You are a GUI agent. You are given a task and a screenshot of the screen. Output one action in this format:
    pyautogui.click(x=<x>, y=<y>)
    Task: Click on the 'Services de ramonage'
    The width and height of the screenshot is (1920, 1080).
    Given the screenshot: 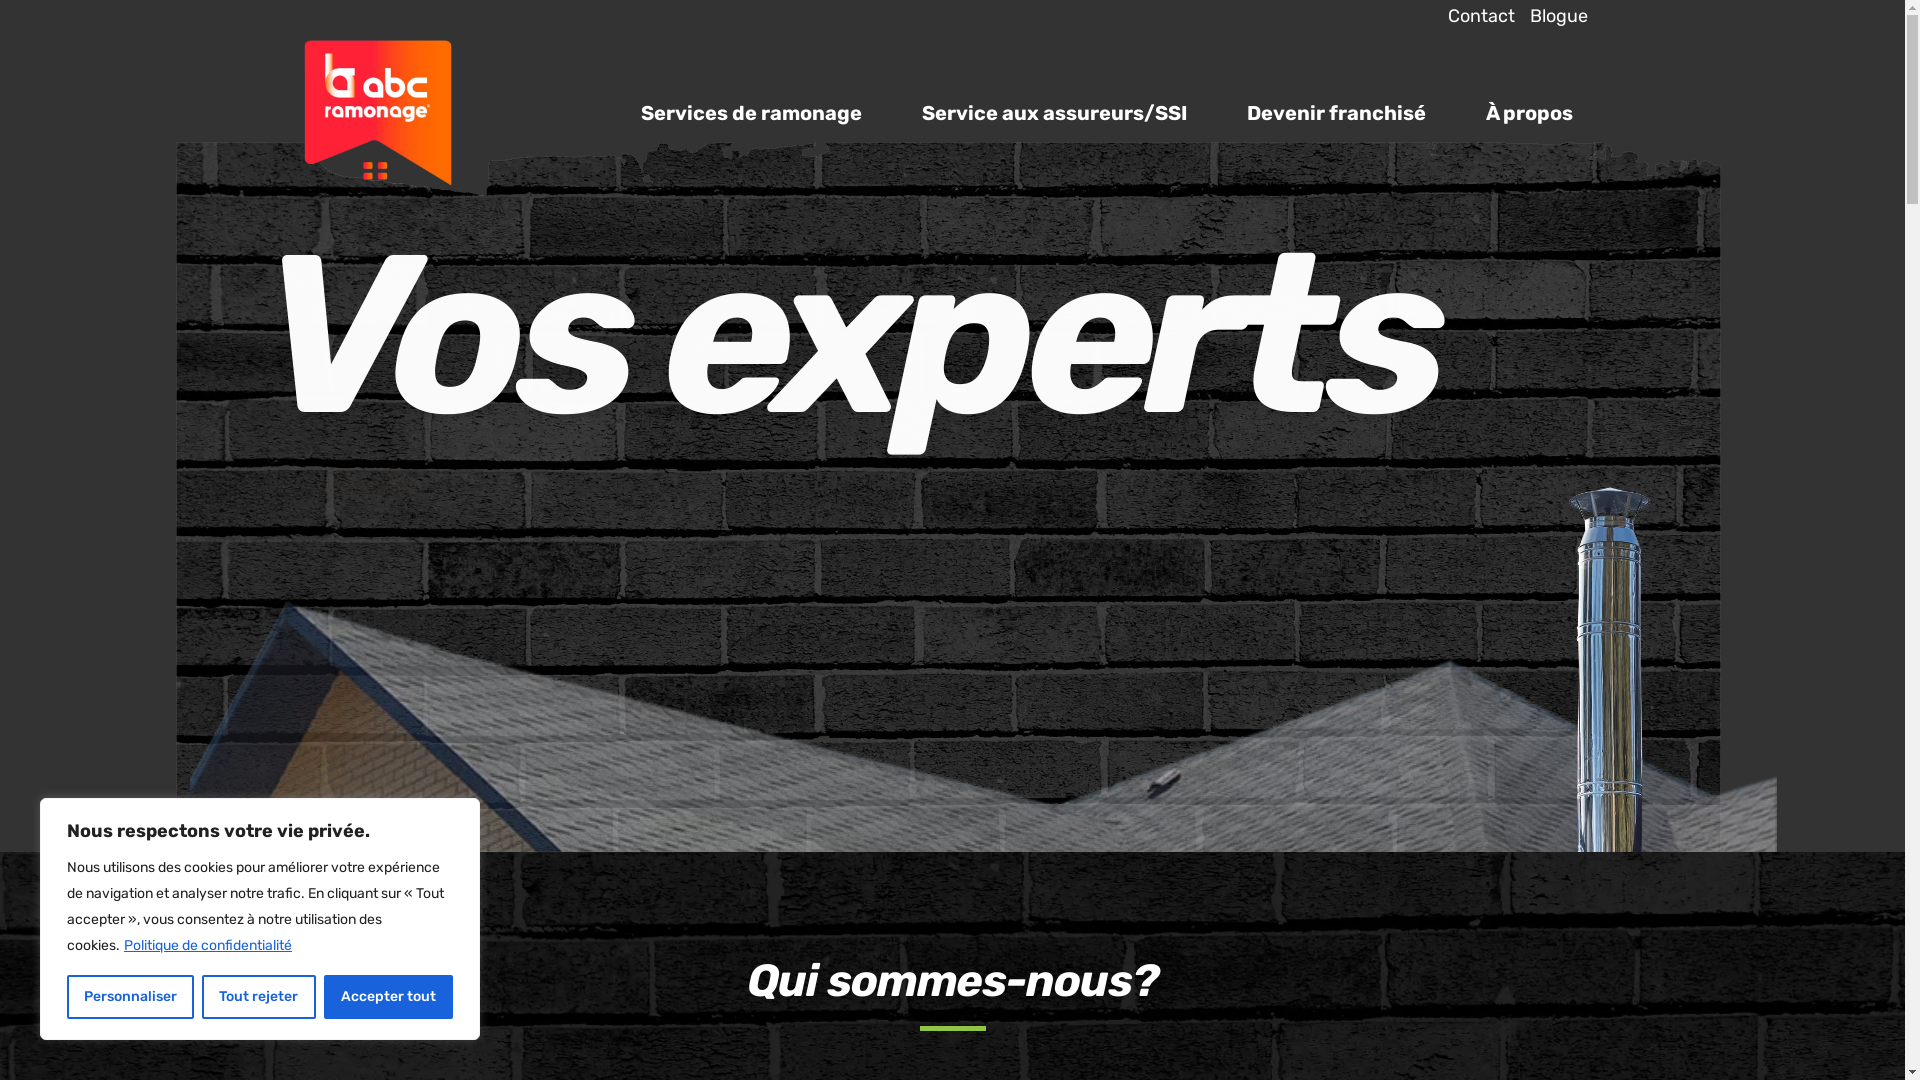 What is the action you would take?
    pyautogui.click(x=749, y=112)
    